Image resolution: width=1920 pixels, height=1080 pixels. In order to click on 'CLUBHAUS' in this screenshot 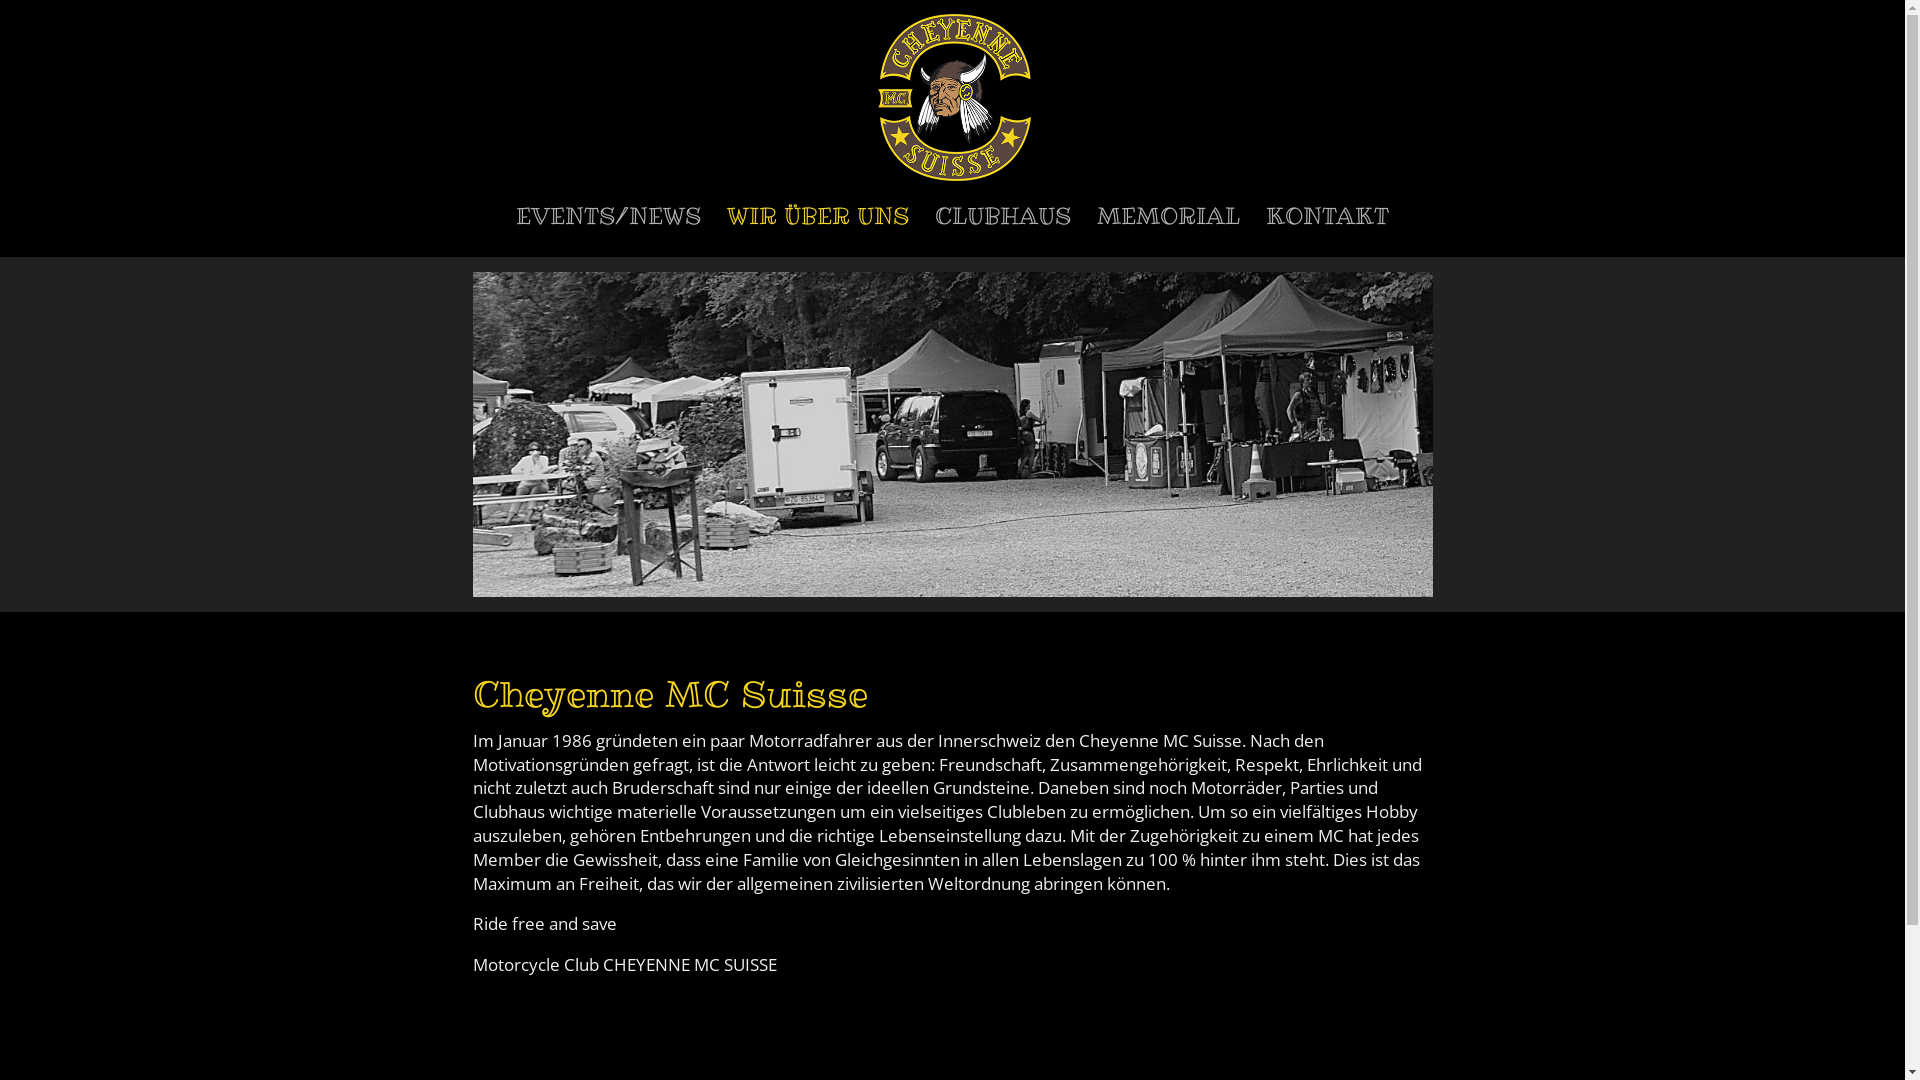, I will do `click(1003, 231)`.